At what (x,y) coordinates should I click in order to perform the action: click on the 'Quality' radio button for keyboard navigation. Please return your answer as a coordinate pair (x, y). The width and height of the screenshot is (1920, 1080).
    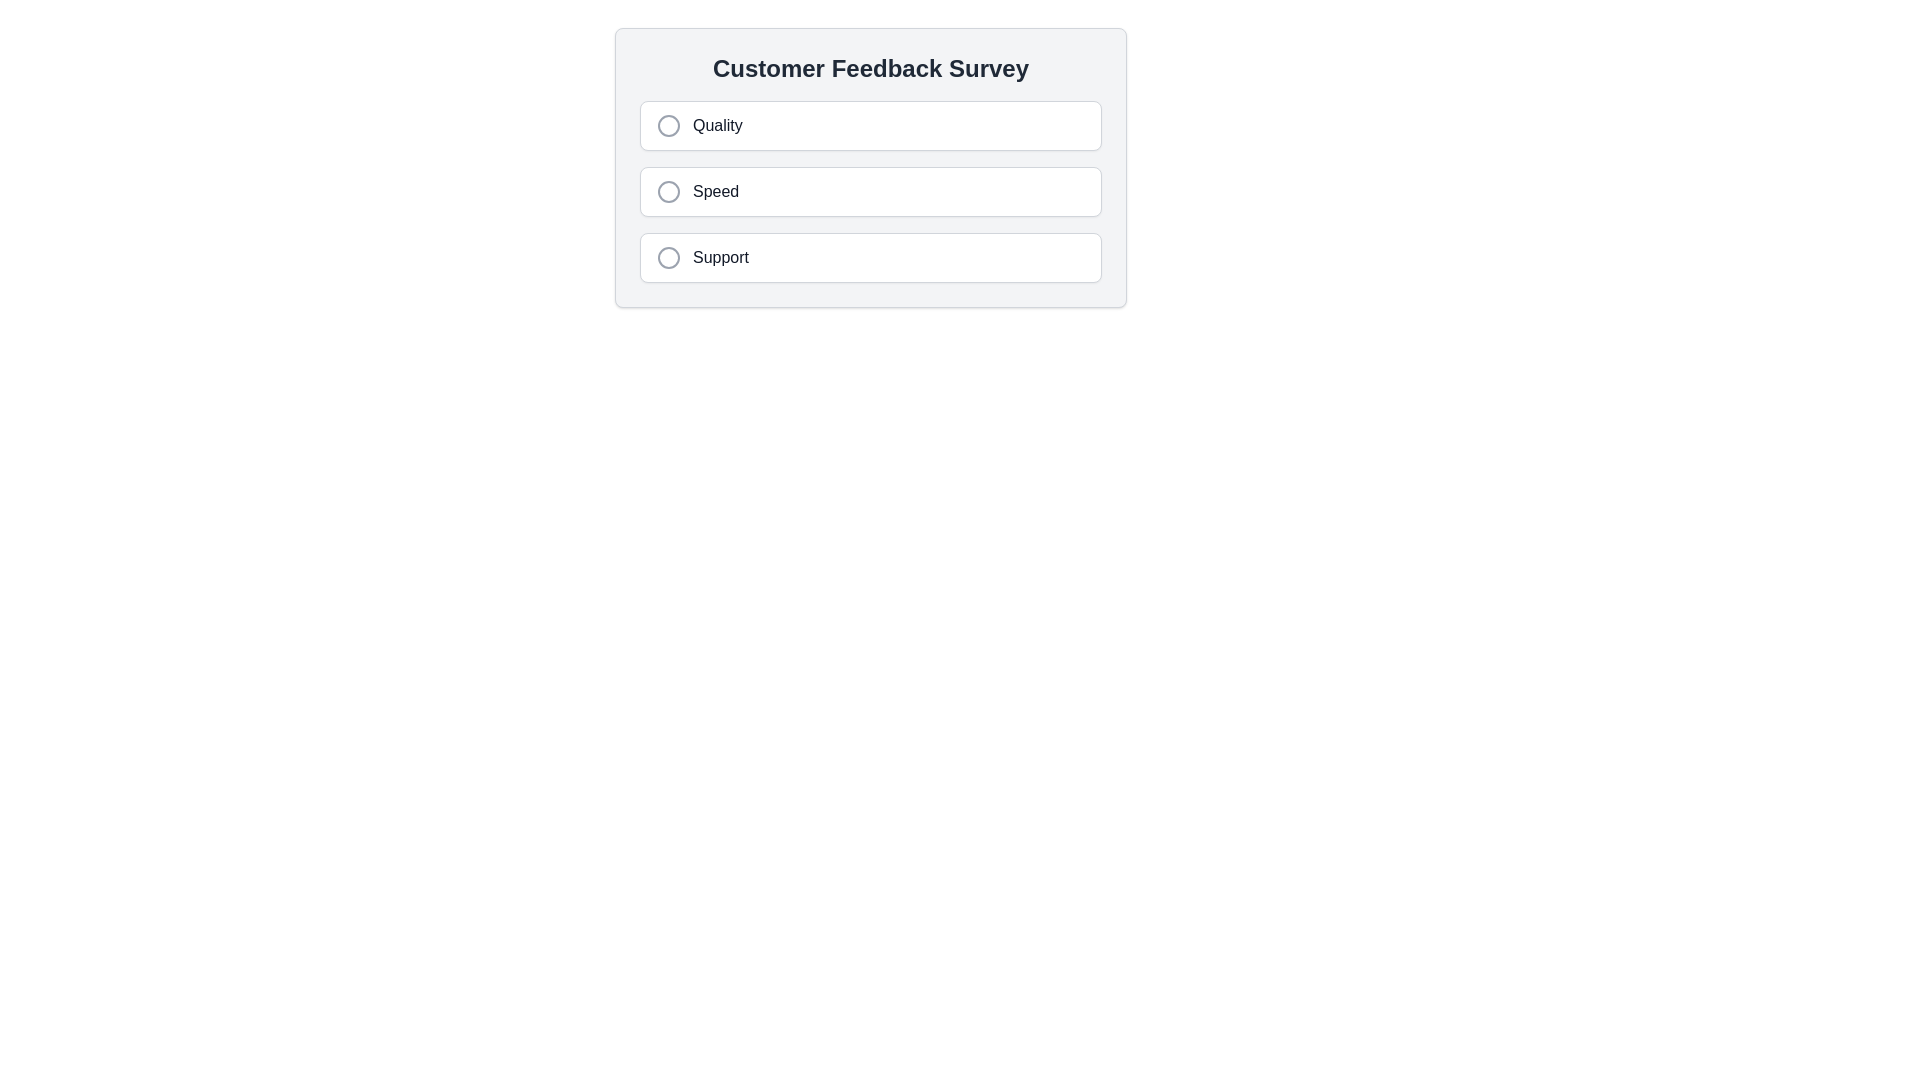
    Looking at the image, I should click on (870, 126).